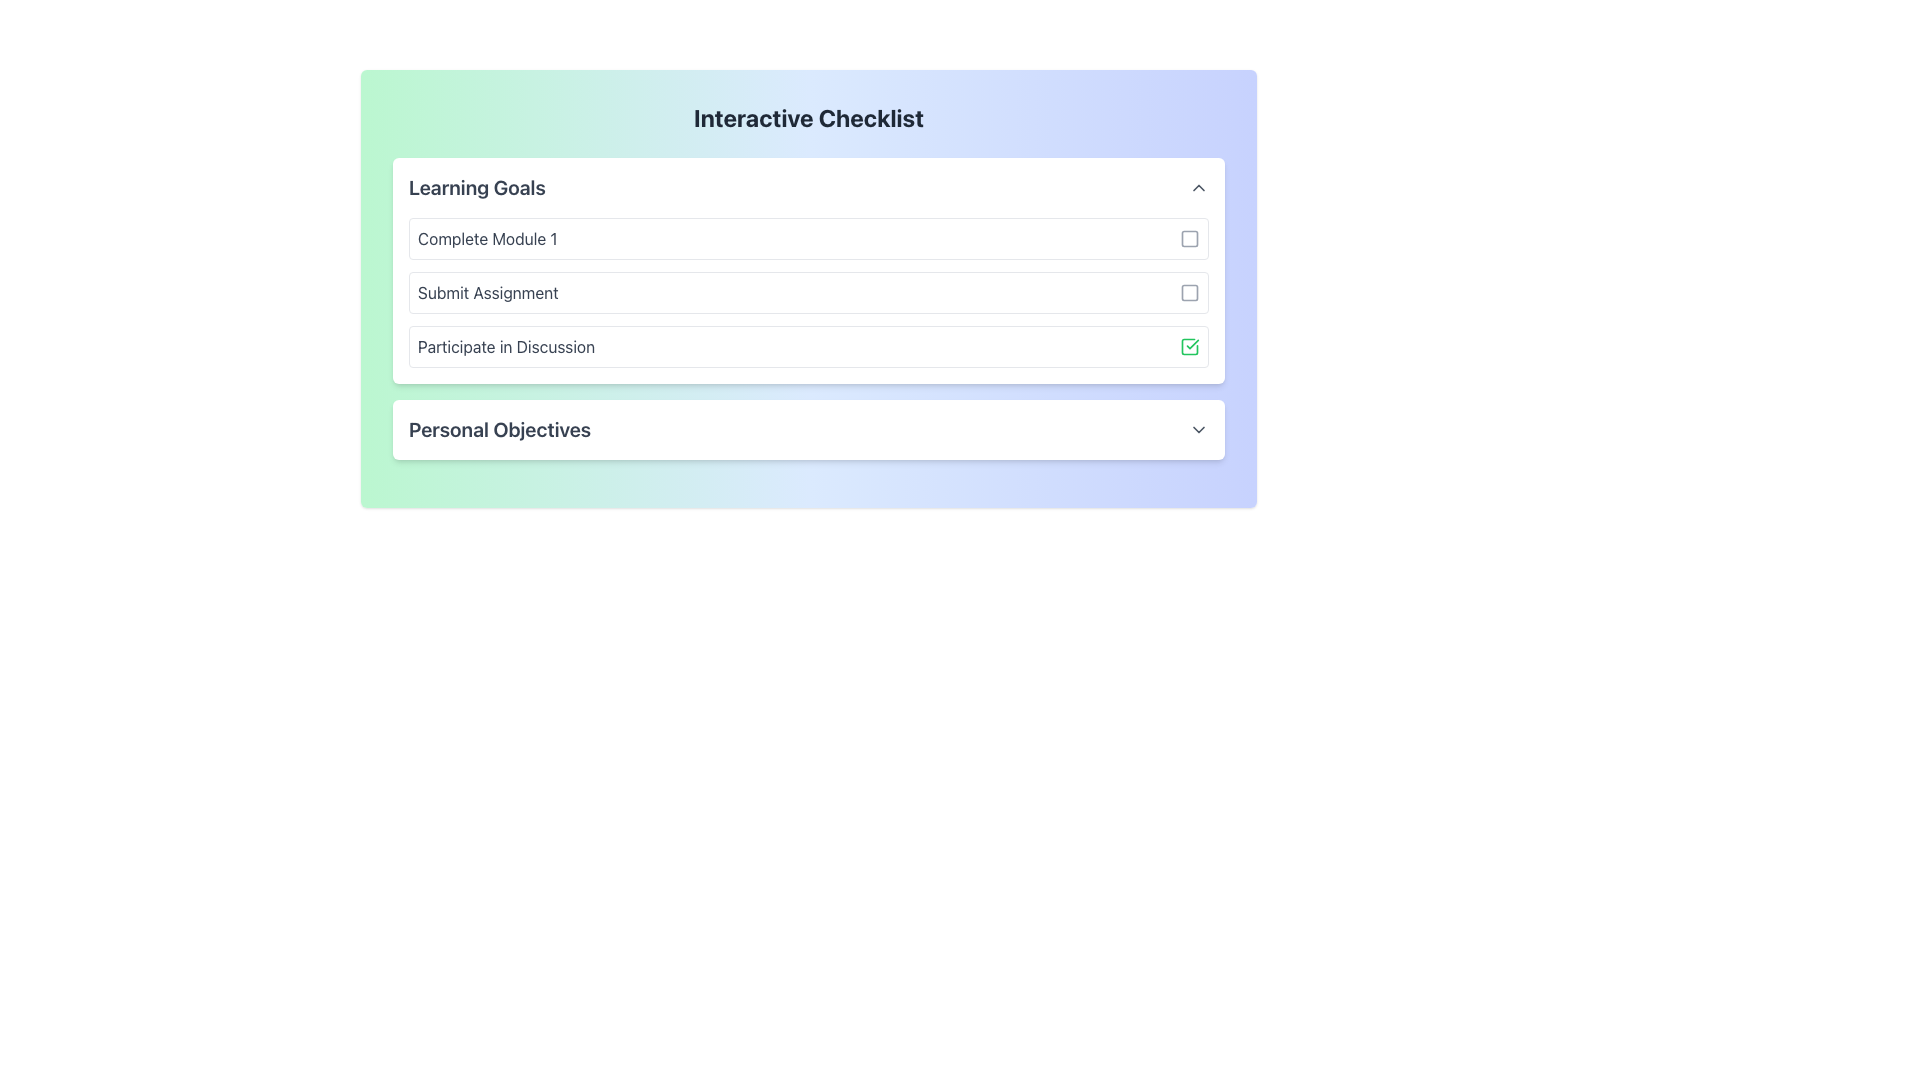 The width and height of the screenshot is (1920, 1080). I want to click on the Text Label indicating an assignment-related task in the second row of the 'Learning Goals' checklist, which is located between 'Complete Module 1' and 'Participate in Discussion', so click(488, 293).